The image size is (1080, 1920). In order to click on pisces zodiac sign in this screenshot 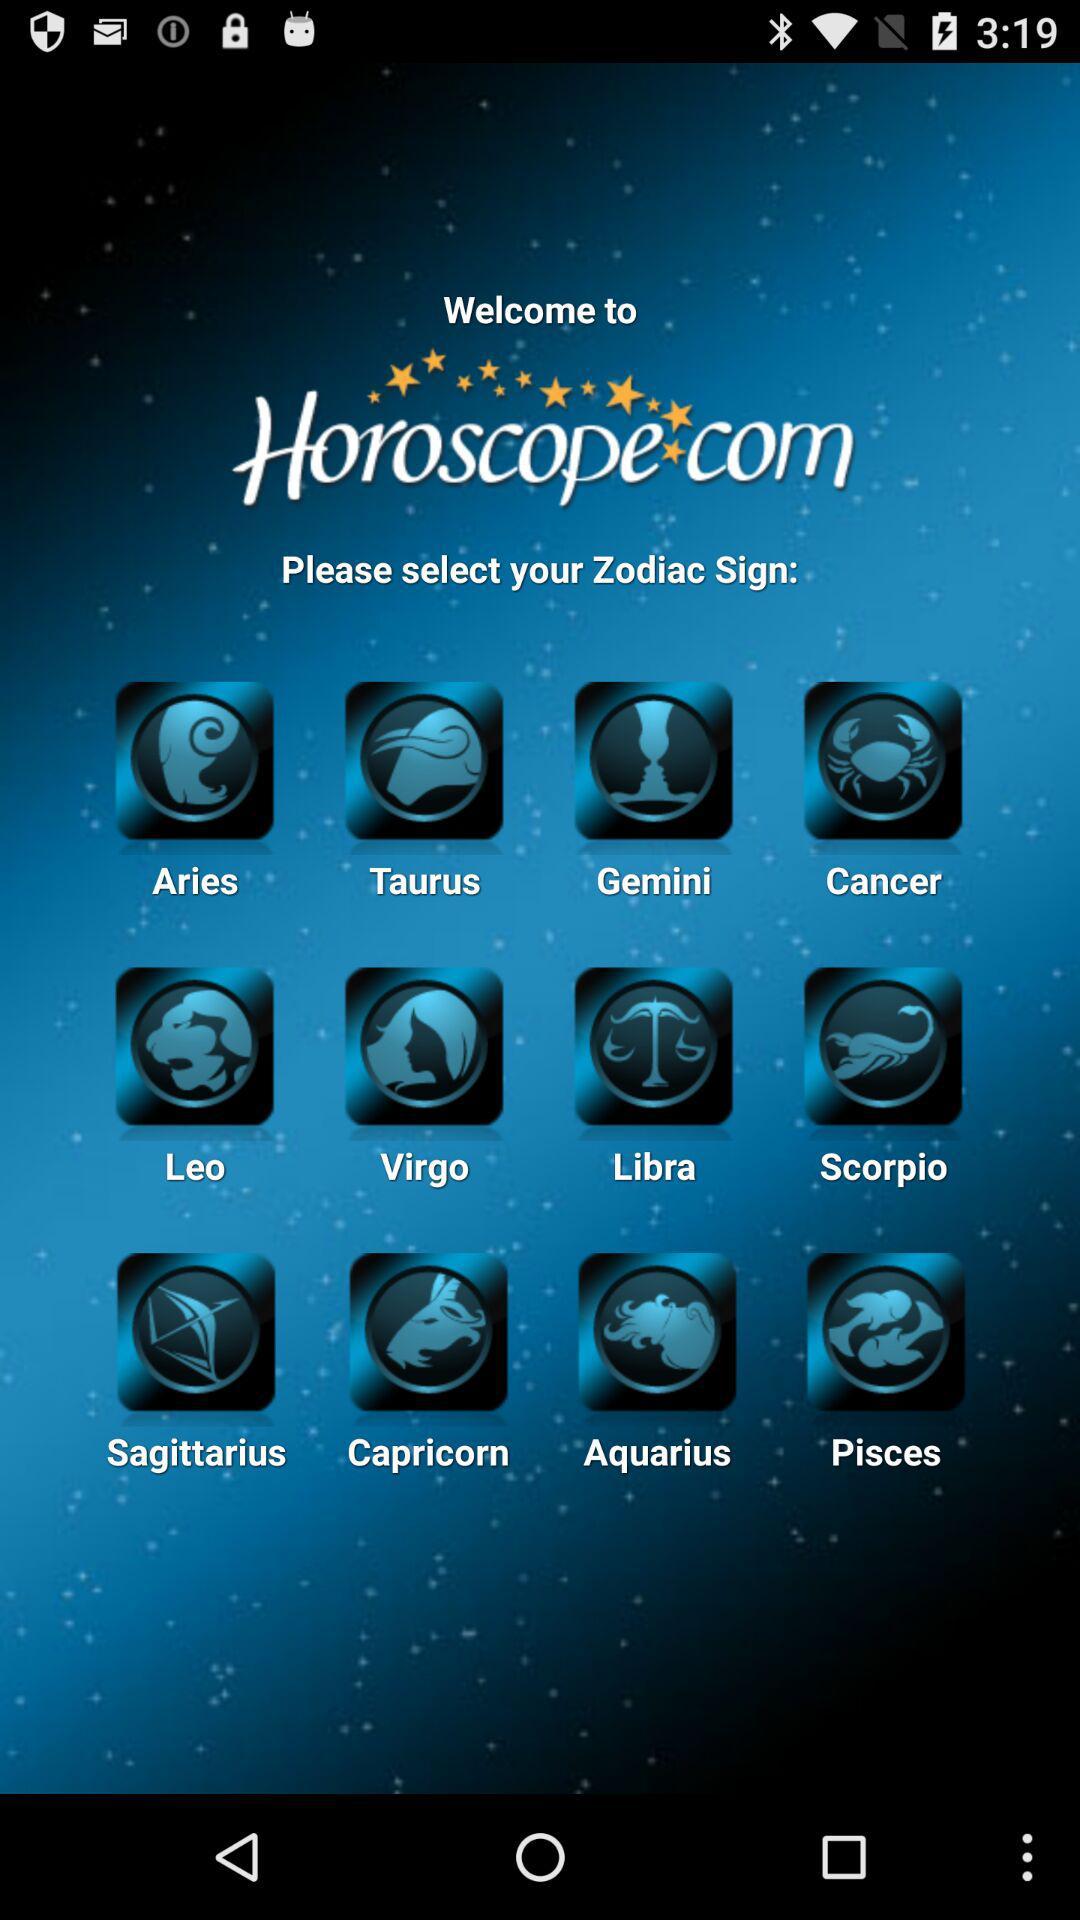, I will do `click(885, 1329)`.